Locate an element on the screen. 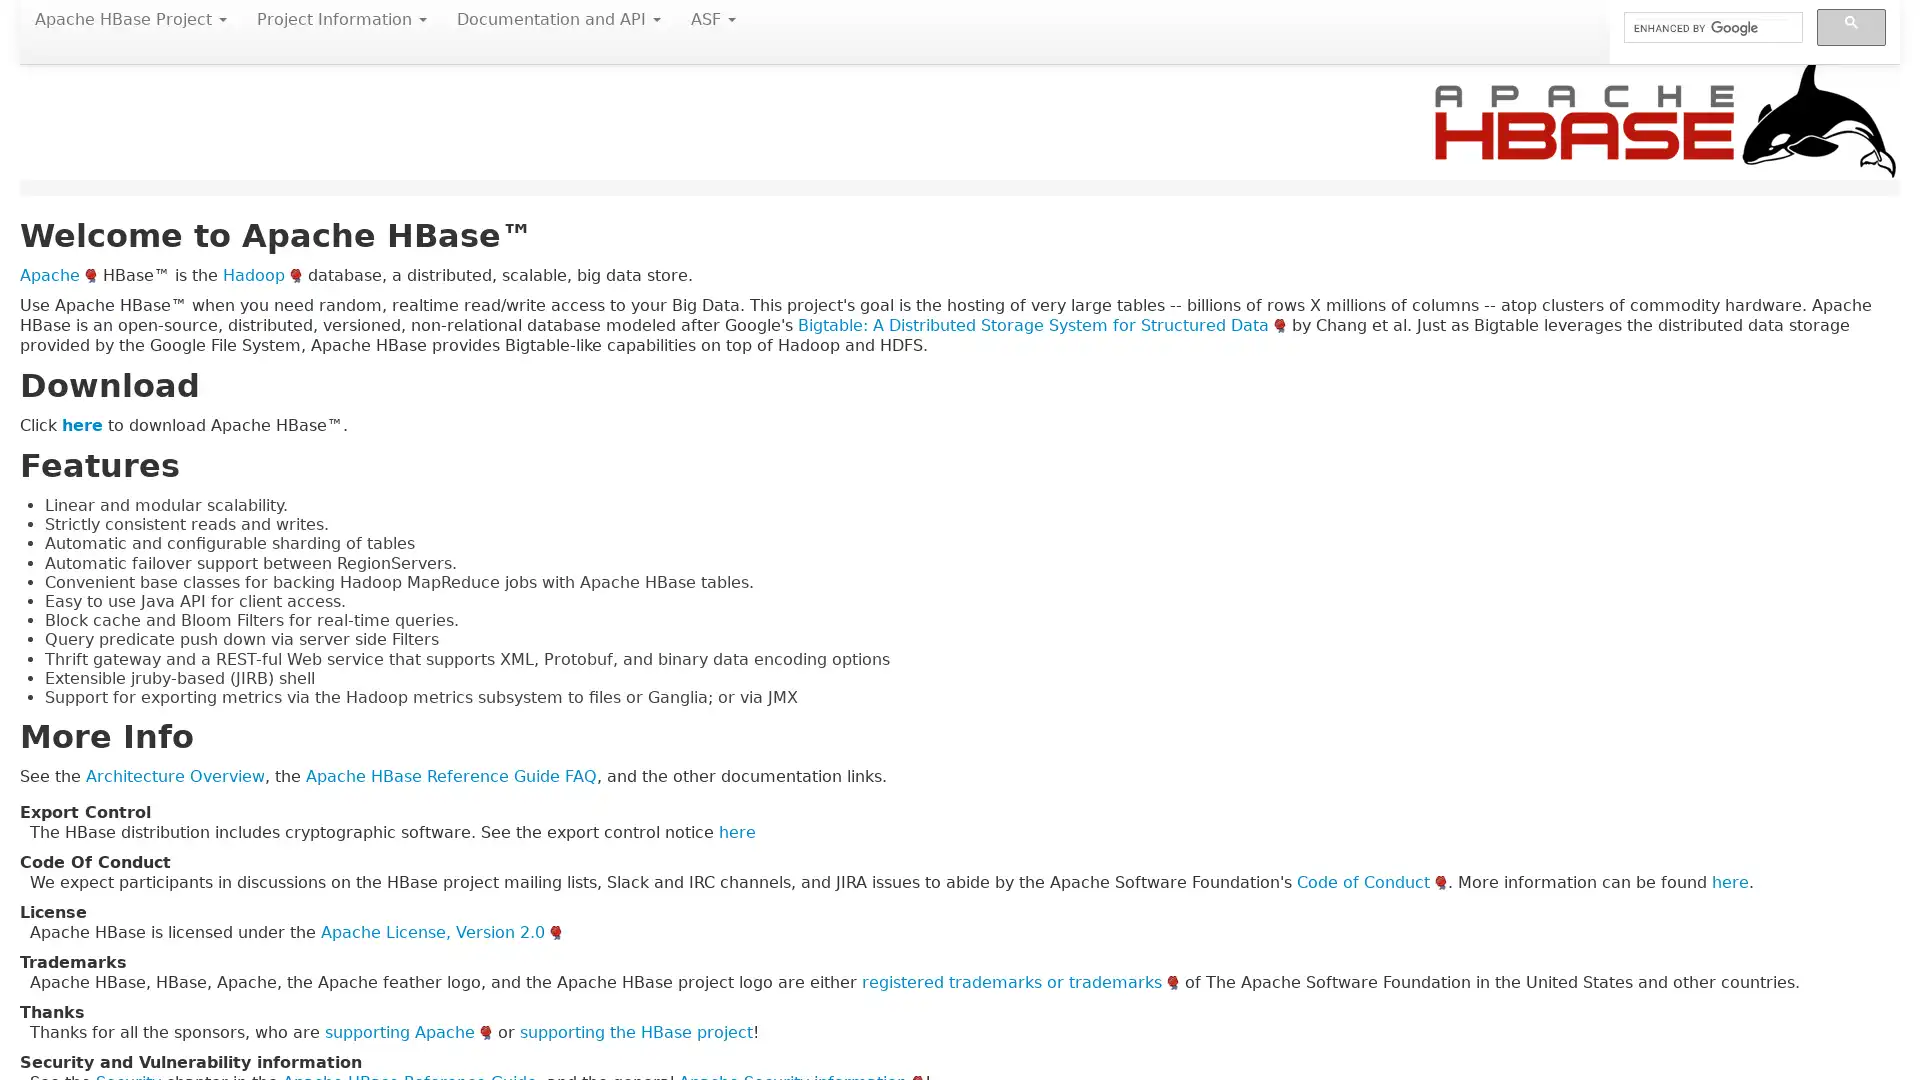 The image size is (1920, 1080). search is located at coordinates (1850, 27).